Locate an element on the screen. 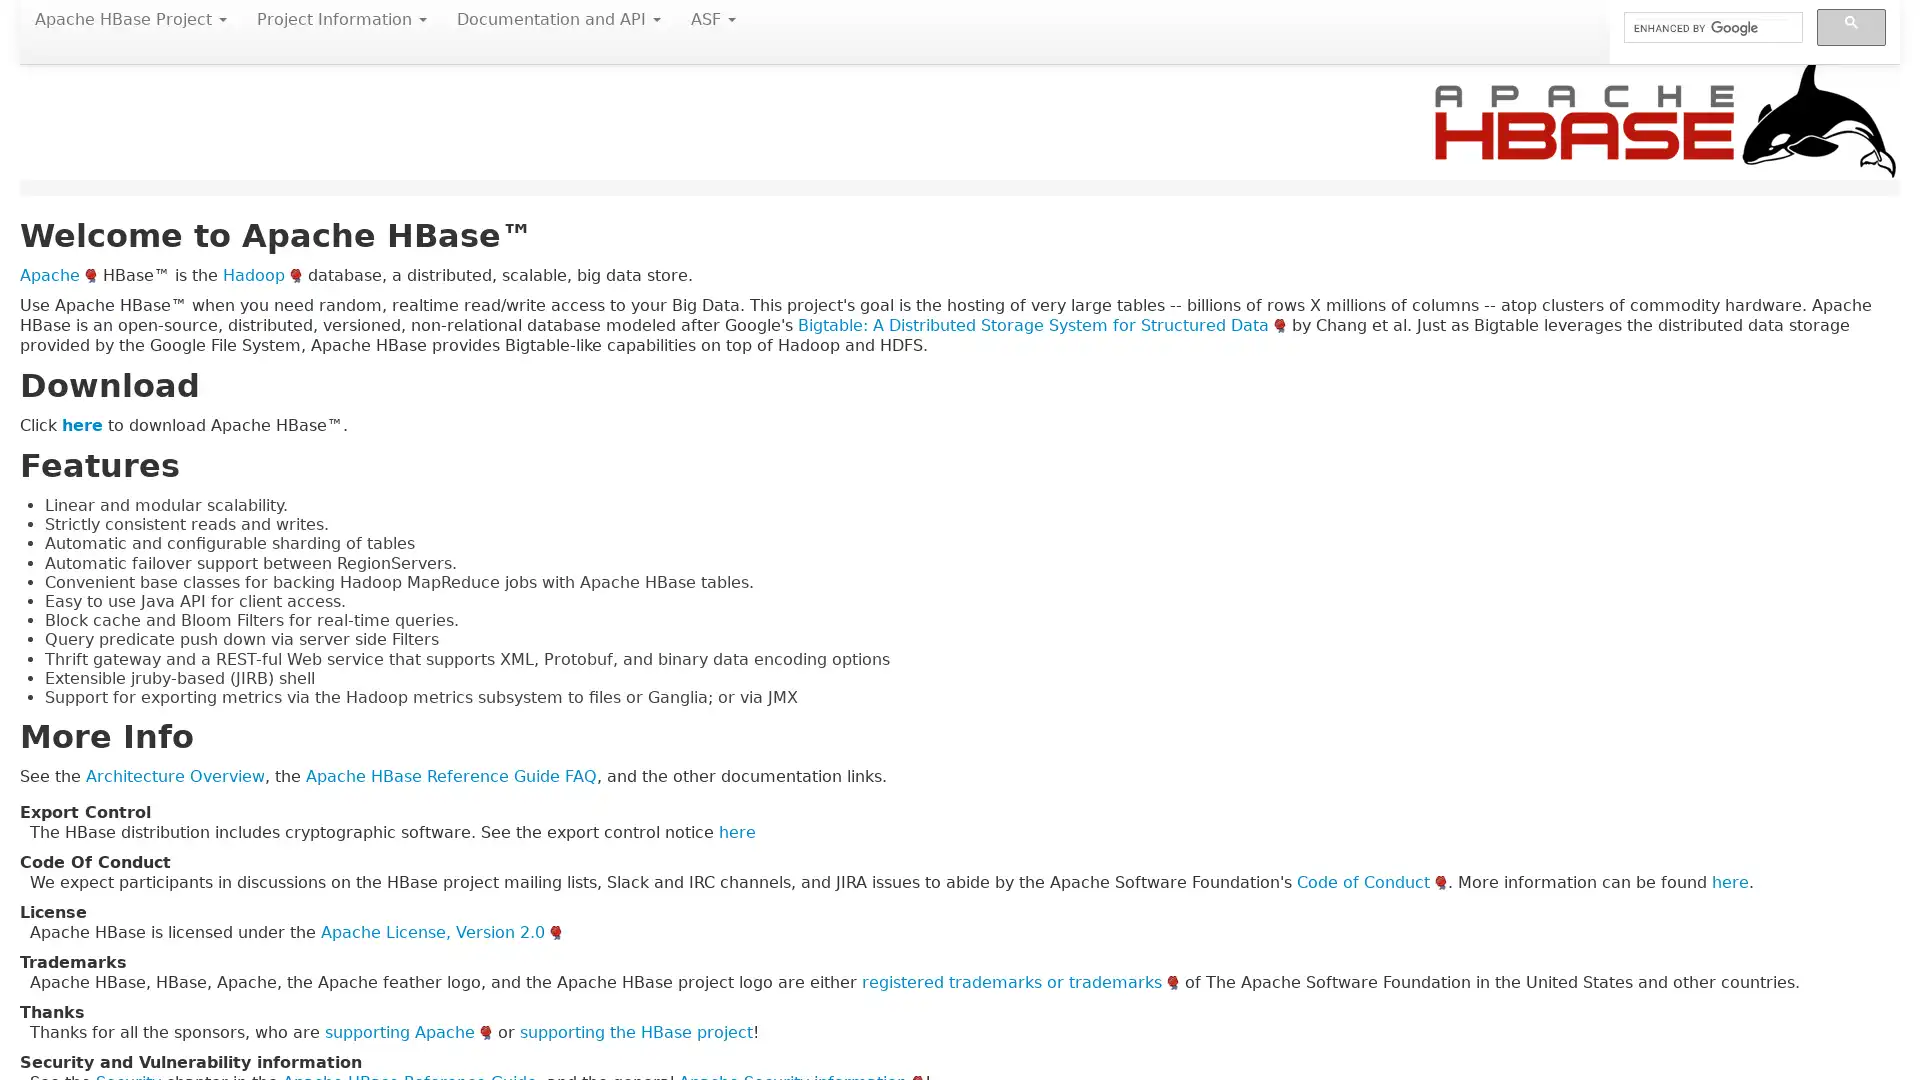 The image size is (1920, 1080). search is located at coordinates (1850, 27).